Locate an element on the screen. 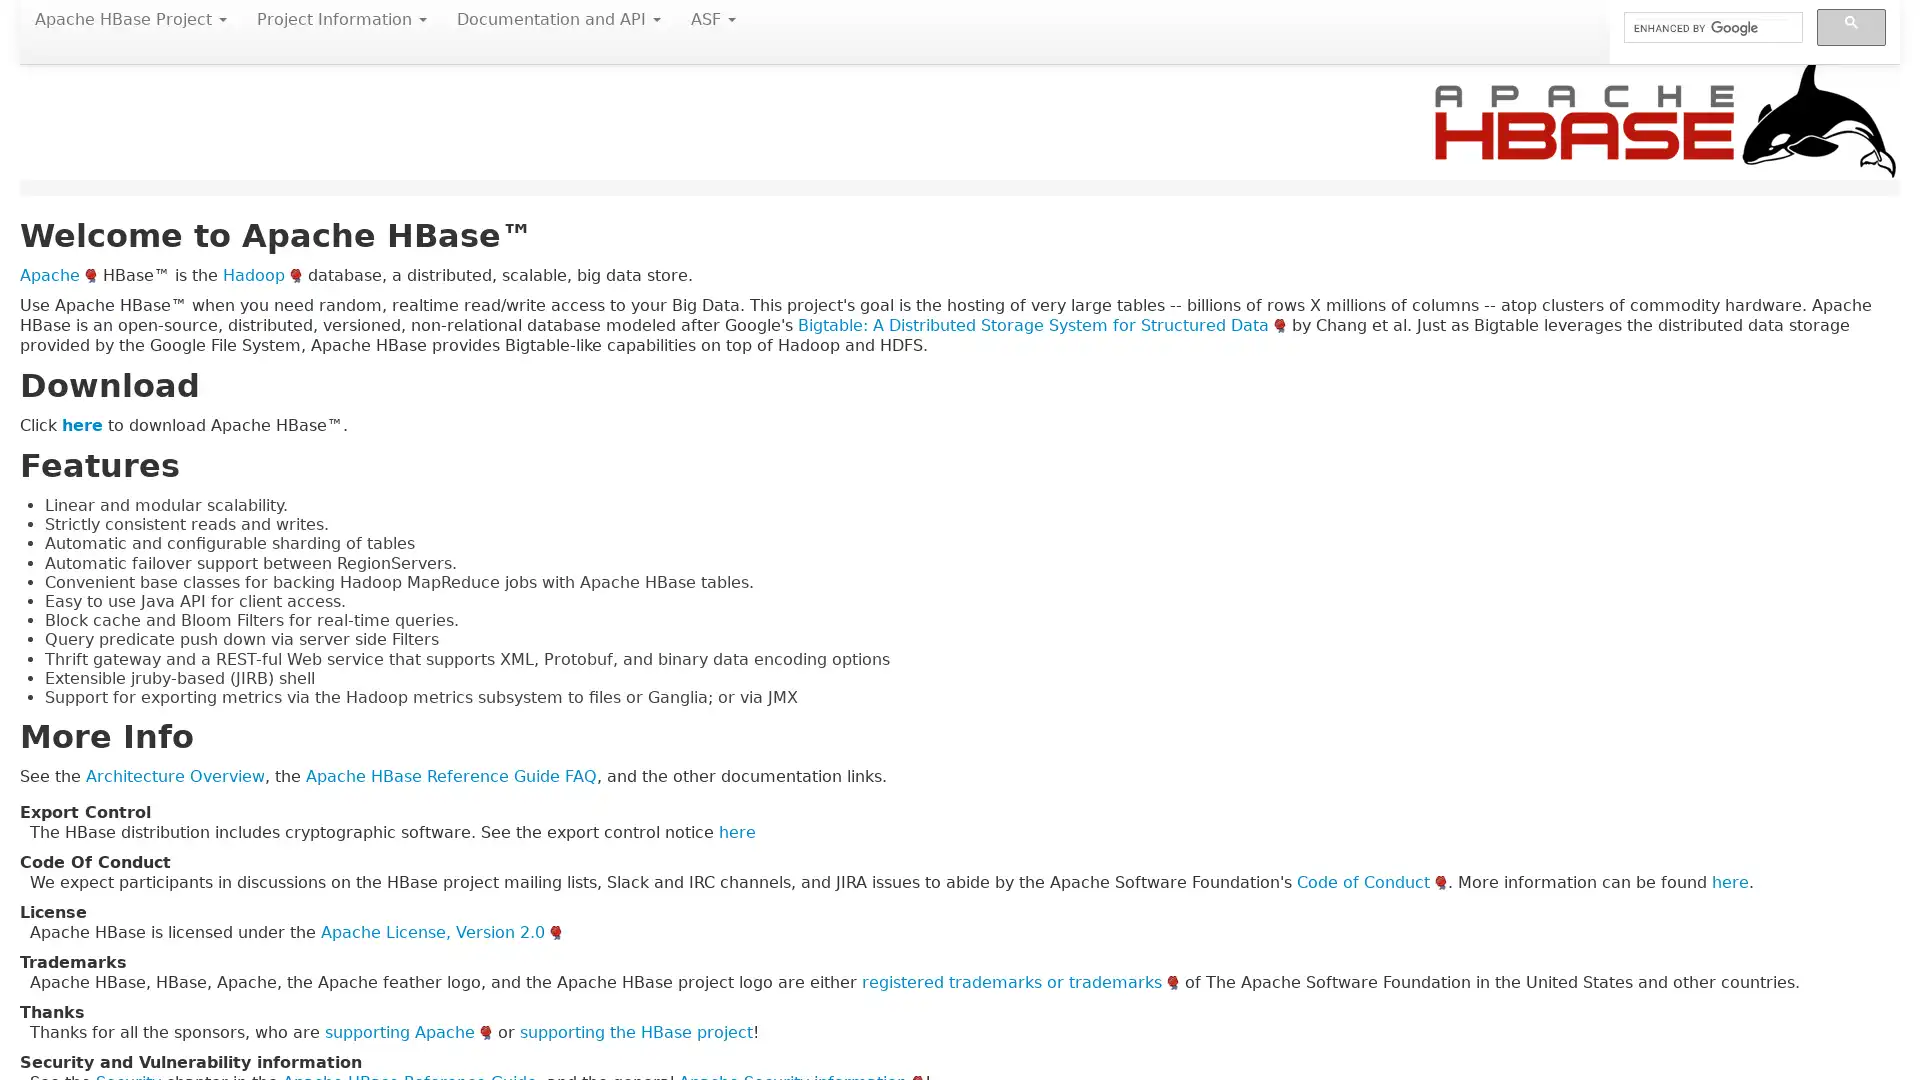 The image size is (1920, 1080). search is located at coordinates (1850, 27).